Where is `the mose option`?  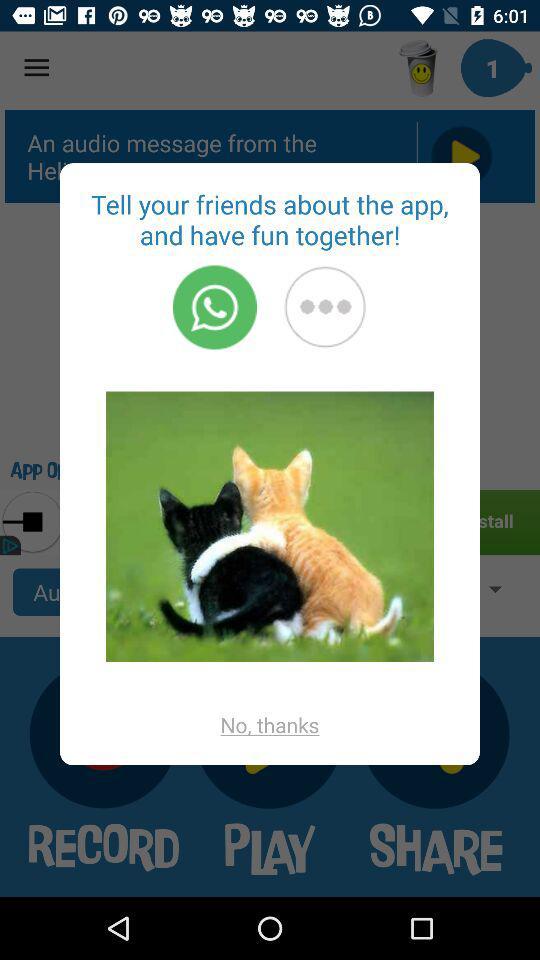 the mose option is located at coordinates (325, 307).